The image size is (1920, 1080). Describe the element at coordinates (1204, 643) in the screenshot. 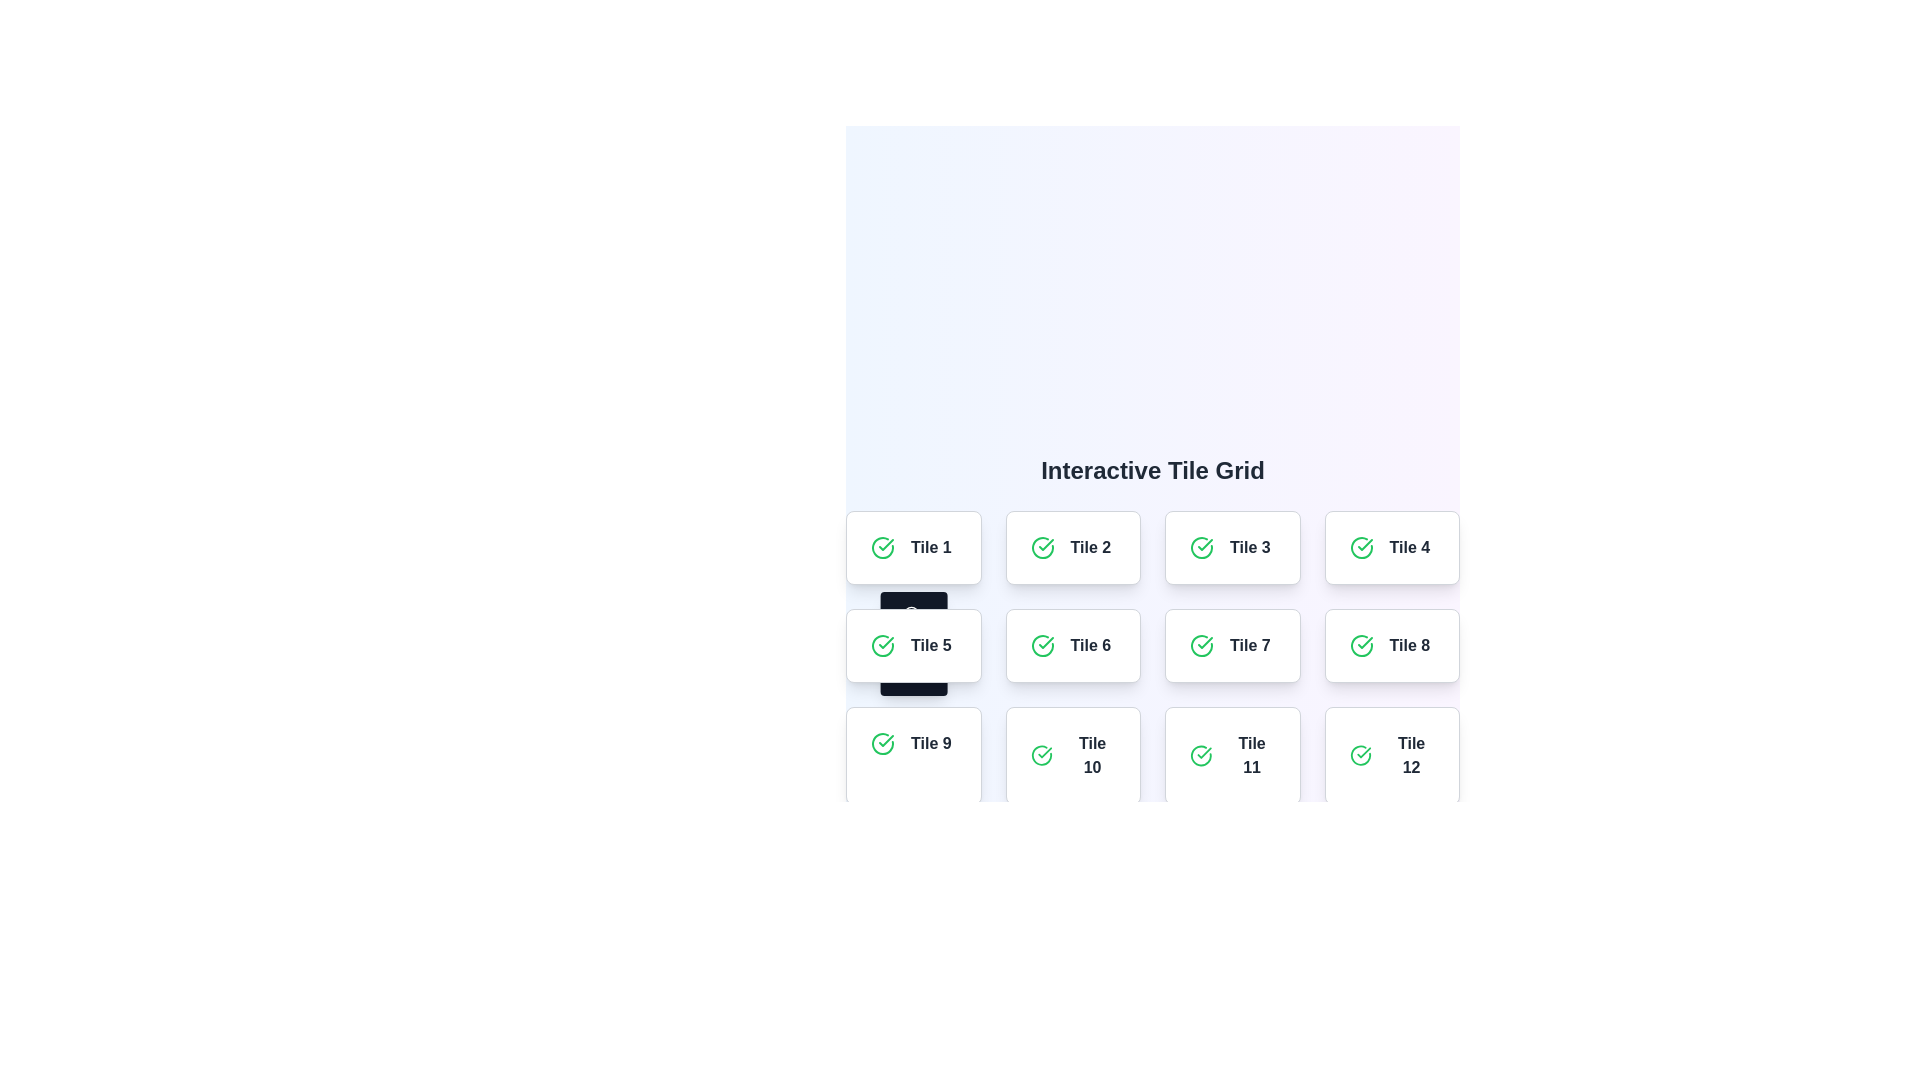

I see `Checkmark icon, which is a green checkmark within a circular boundary, located in the center of the 'Tile 5' grid tile` at that location.